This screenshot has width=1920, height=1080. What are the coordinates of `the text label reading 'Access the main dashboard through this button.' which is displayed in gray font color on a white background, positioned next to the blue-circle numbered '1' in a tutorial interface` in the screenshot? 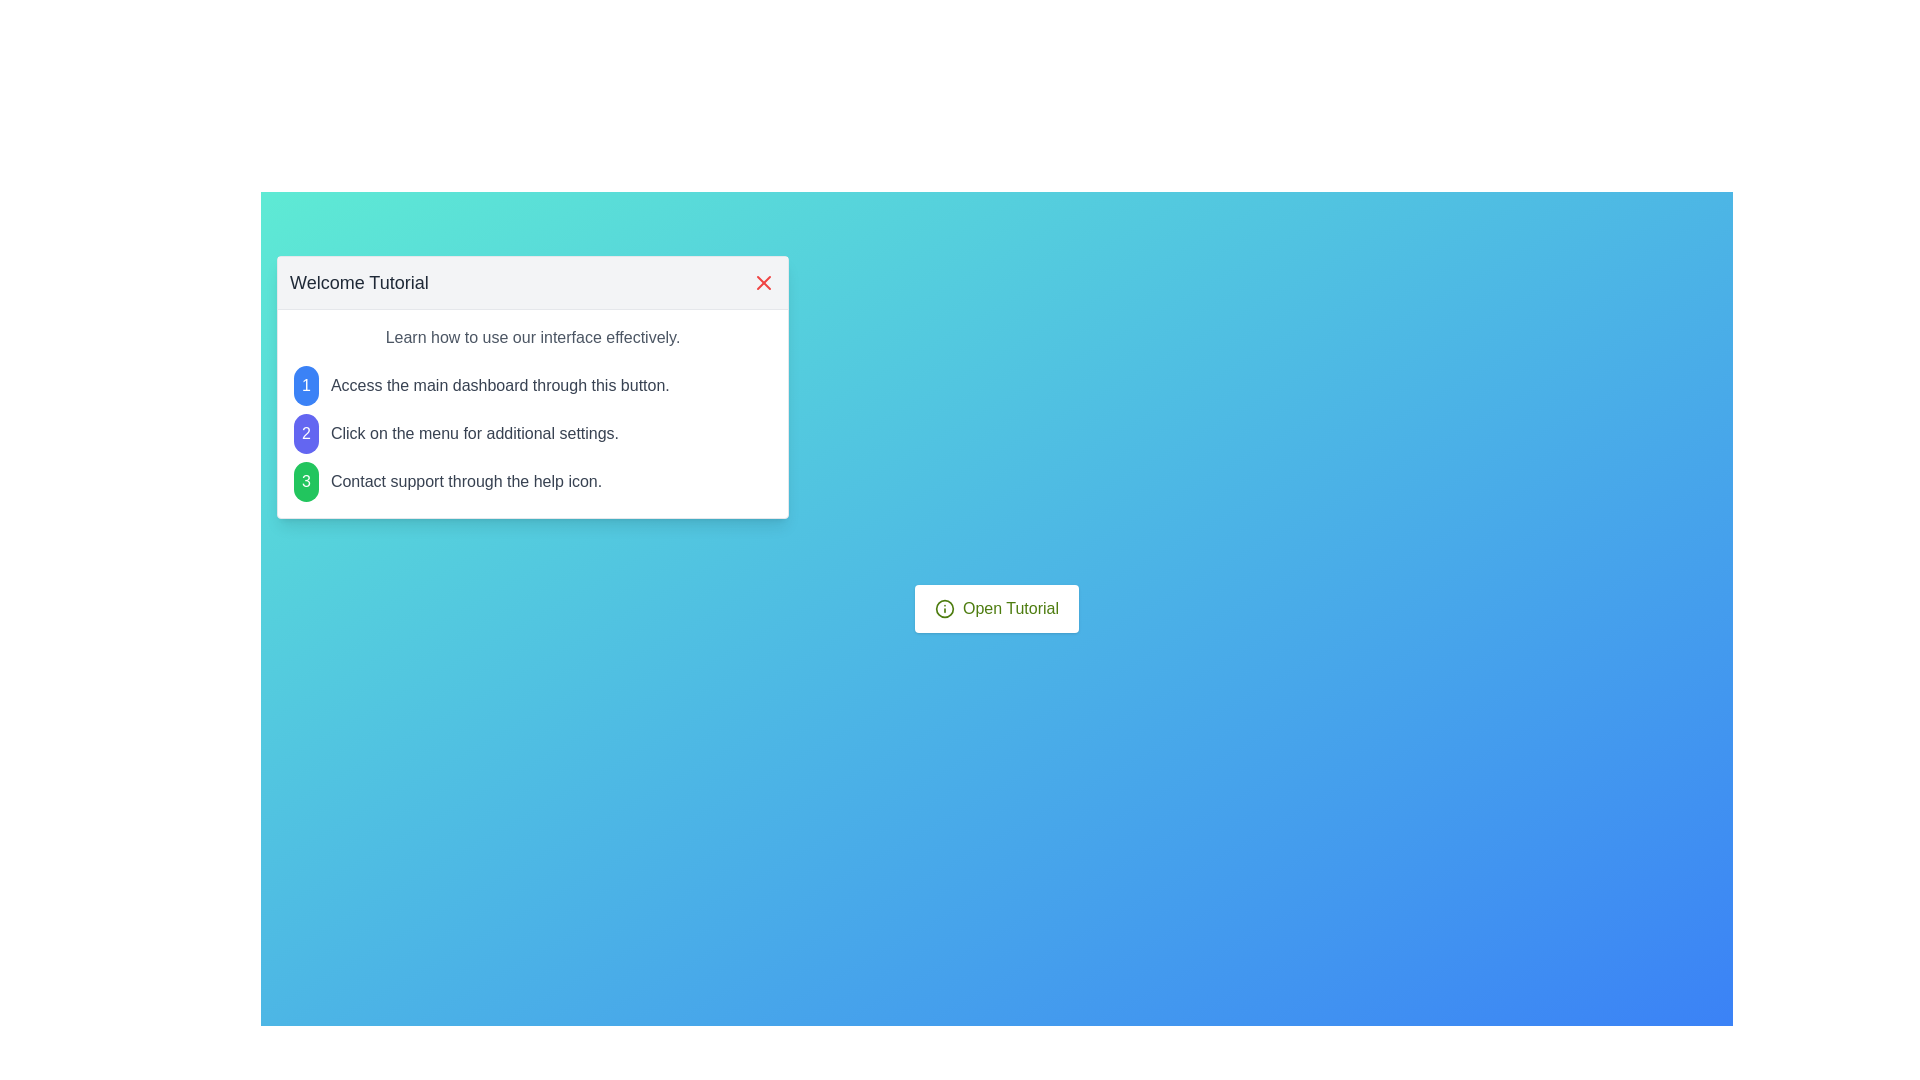 It's located at (500, 385).